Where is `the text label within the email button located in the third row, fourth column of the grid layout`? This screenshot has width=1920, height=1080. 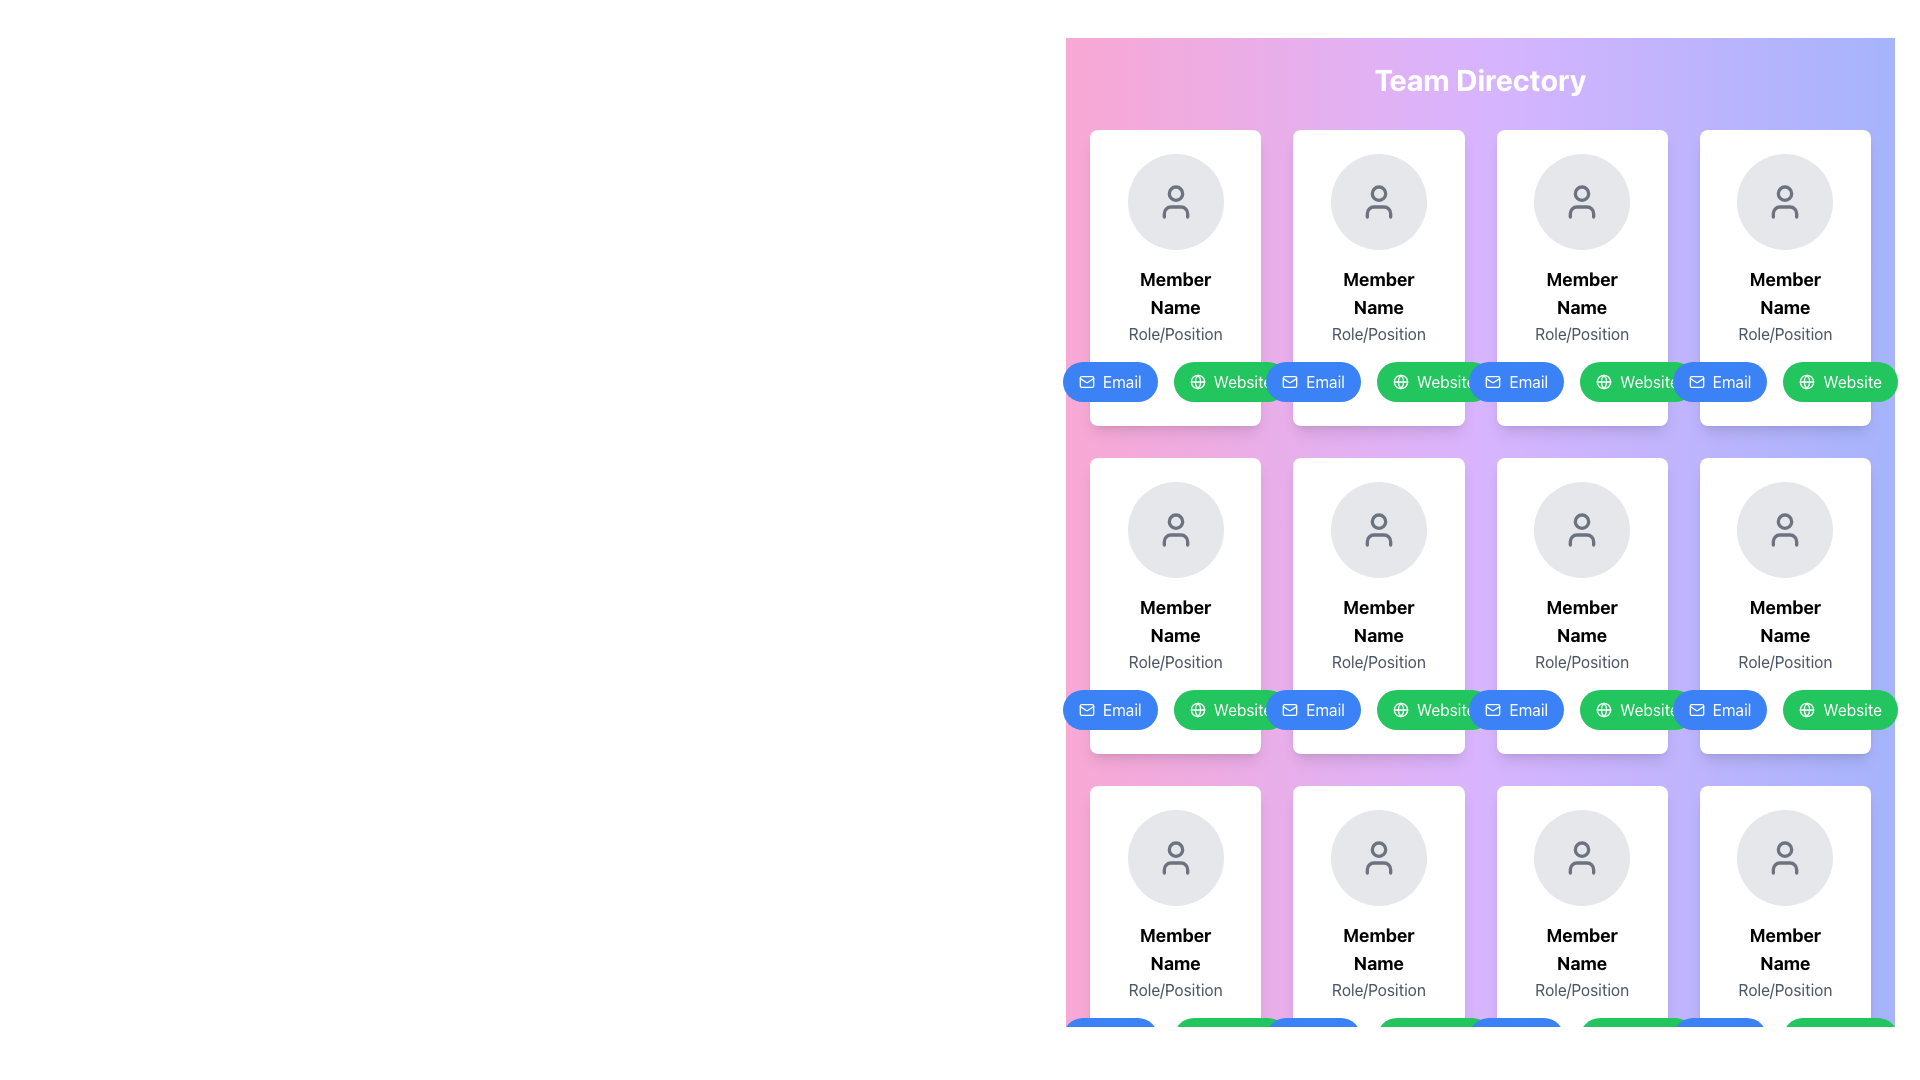 the text label within the email button located in the third row, fourth column of the grid layout is located at coordinates (1731, 381).